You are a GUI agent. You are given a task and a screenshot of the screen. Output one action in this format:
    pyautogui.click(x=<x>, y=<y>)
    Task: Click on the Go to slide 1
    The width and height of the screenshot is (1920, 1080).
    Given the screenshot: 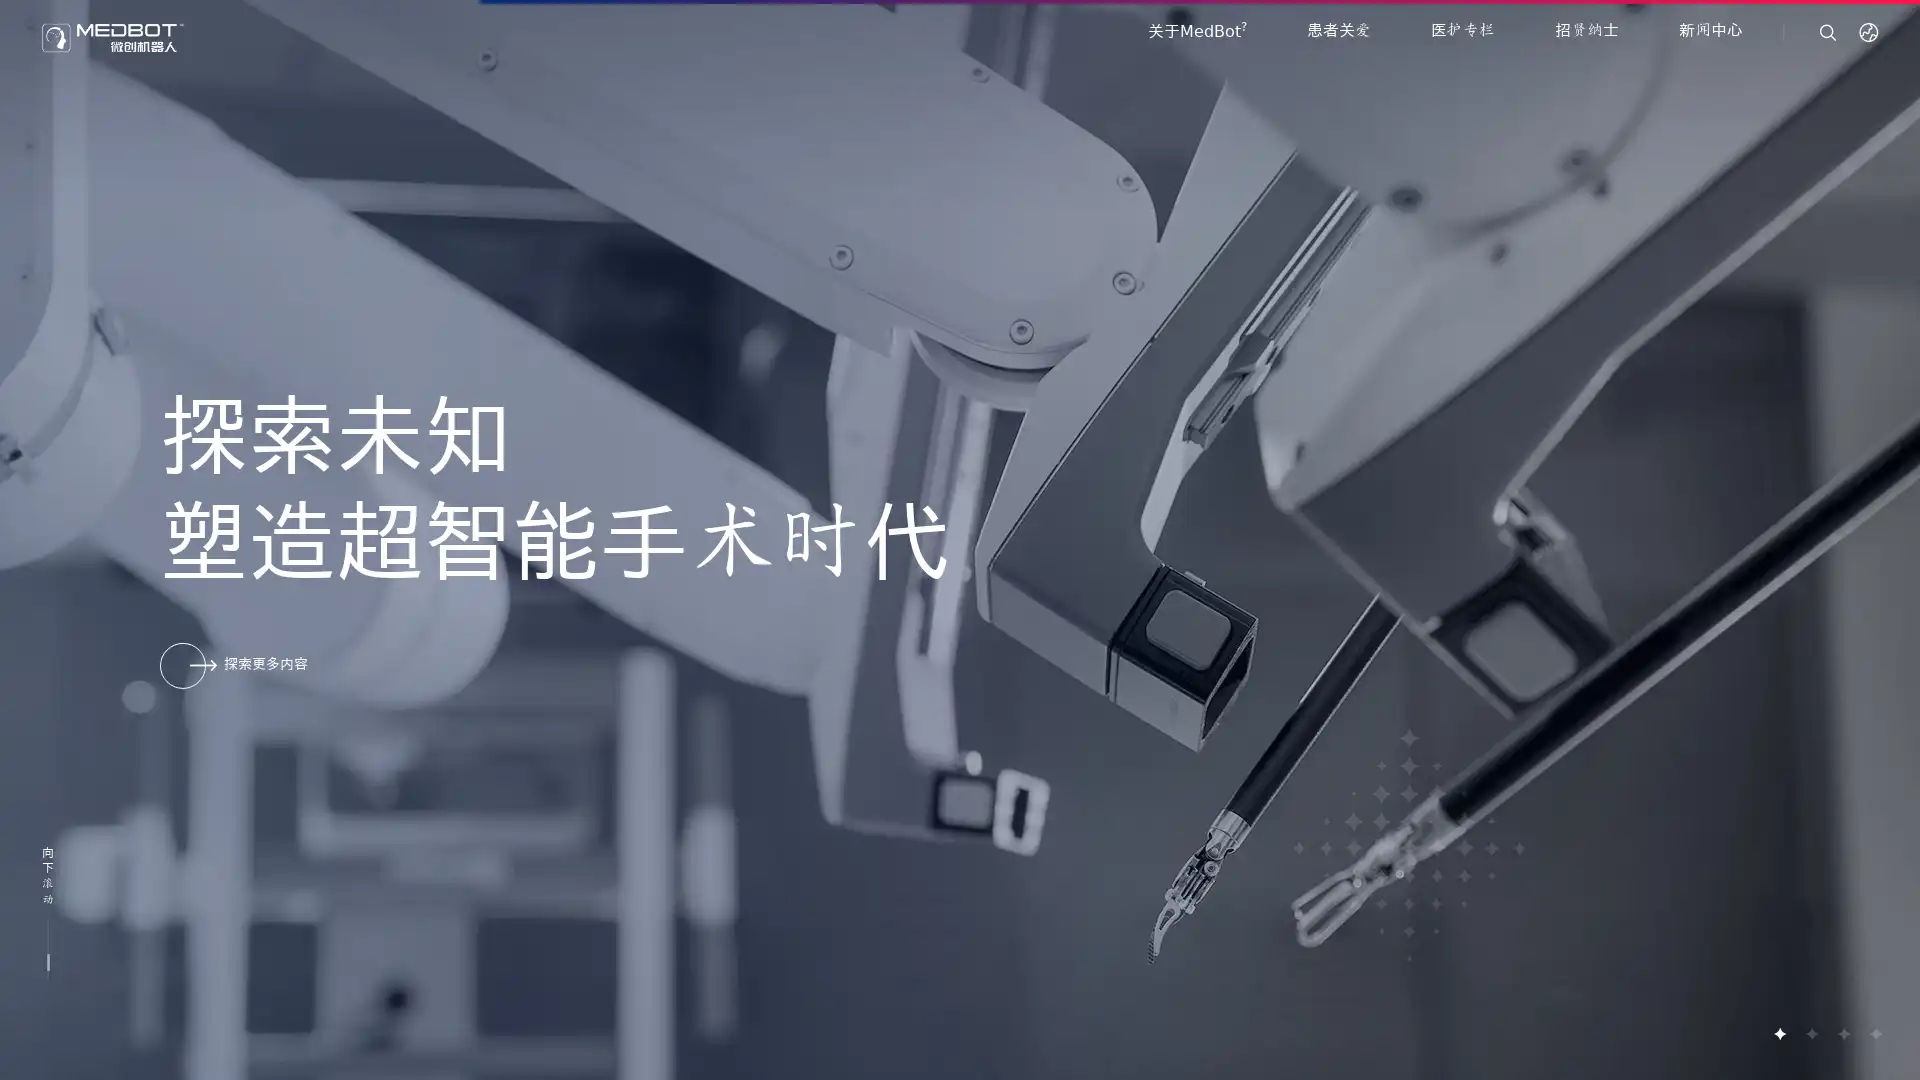 What is the action you would take?
    pyautogui.click(x=1779, y=1033)
    